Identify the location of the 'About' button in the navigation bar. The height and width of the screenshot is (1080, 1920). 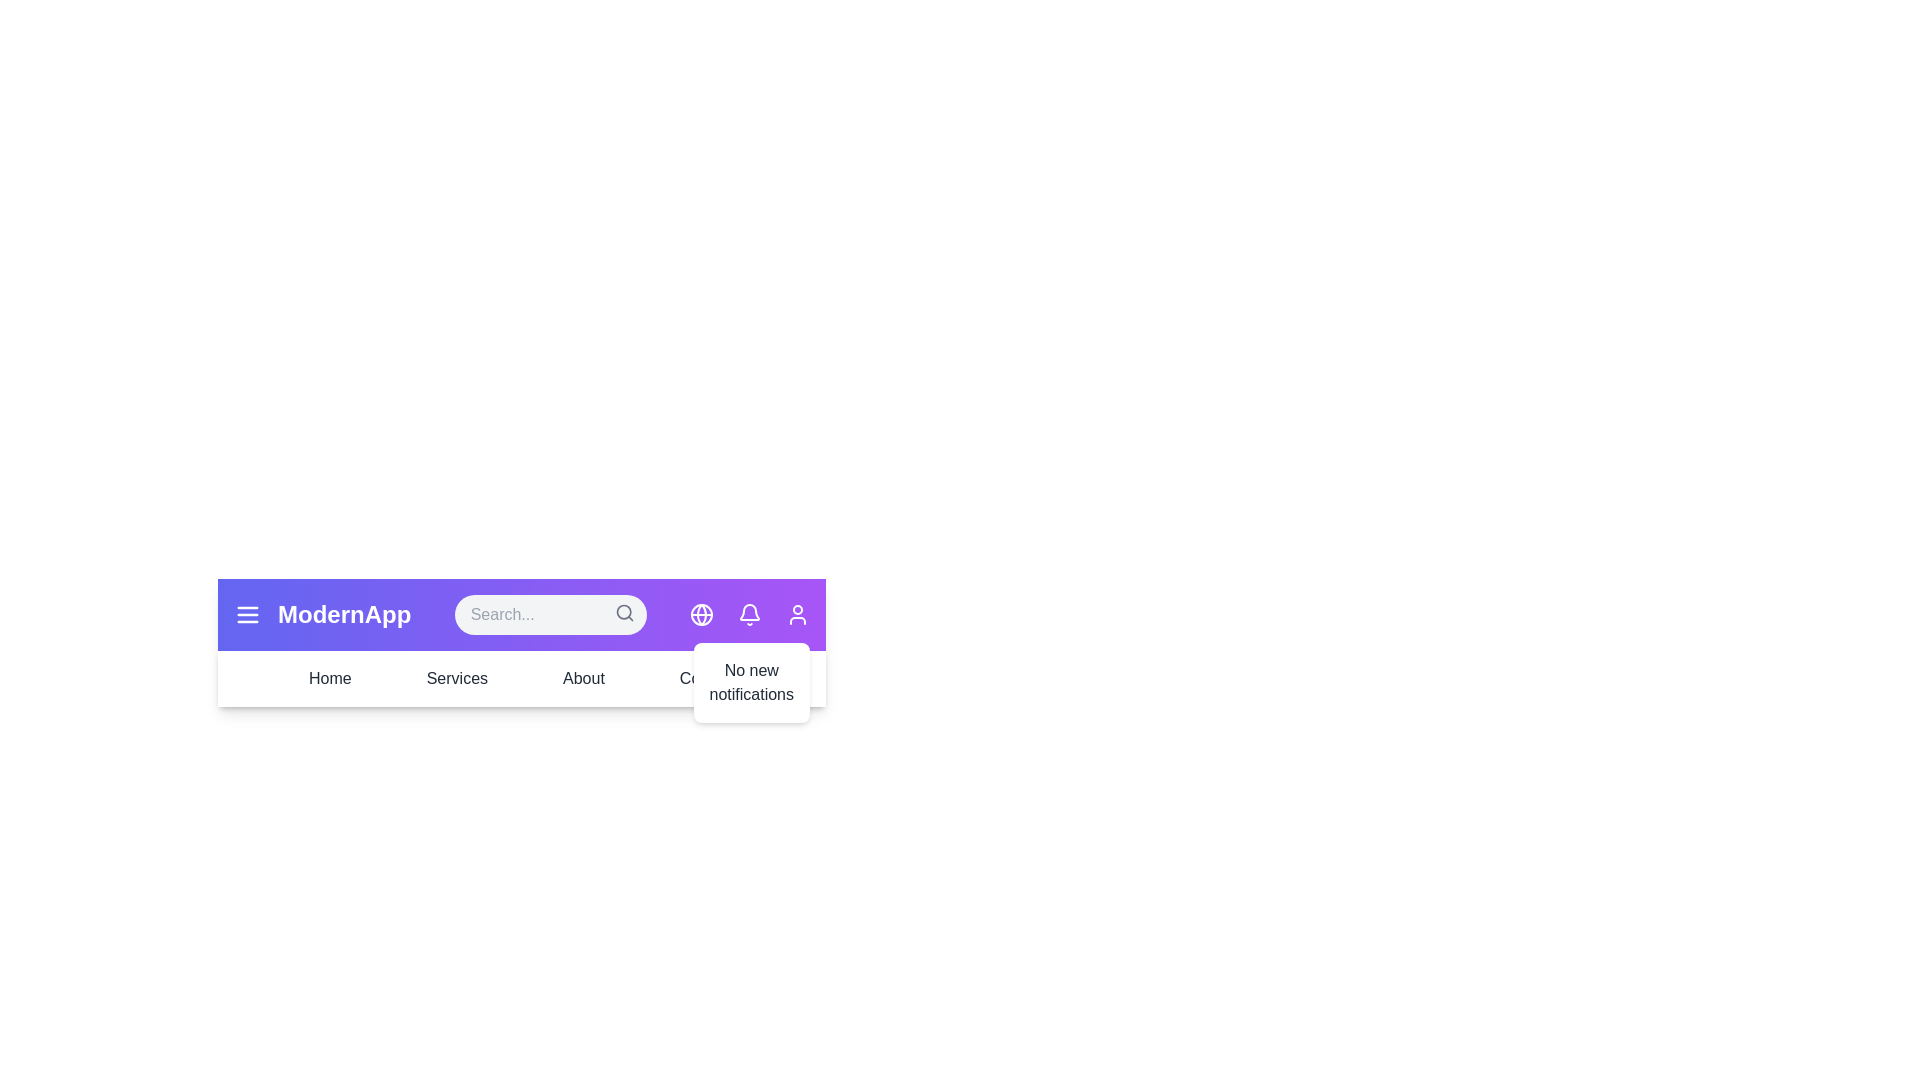
(581, 677).